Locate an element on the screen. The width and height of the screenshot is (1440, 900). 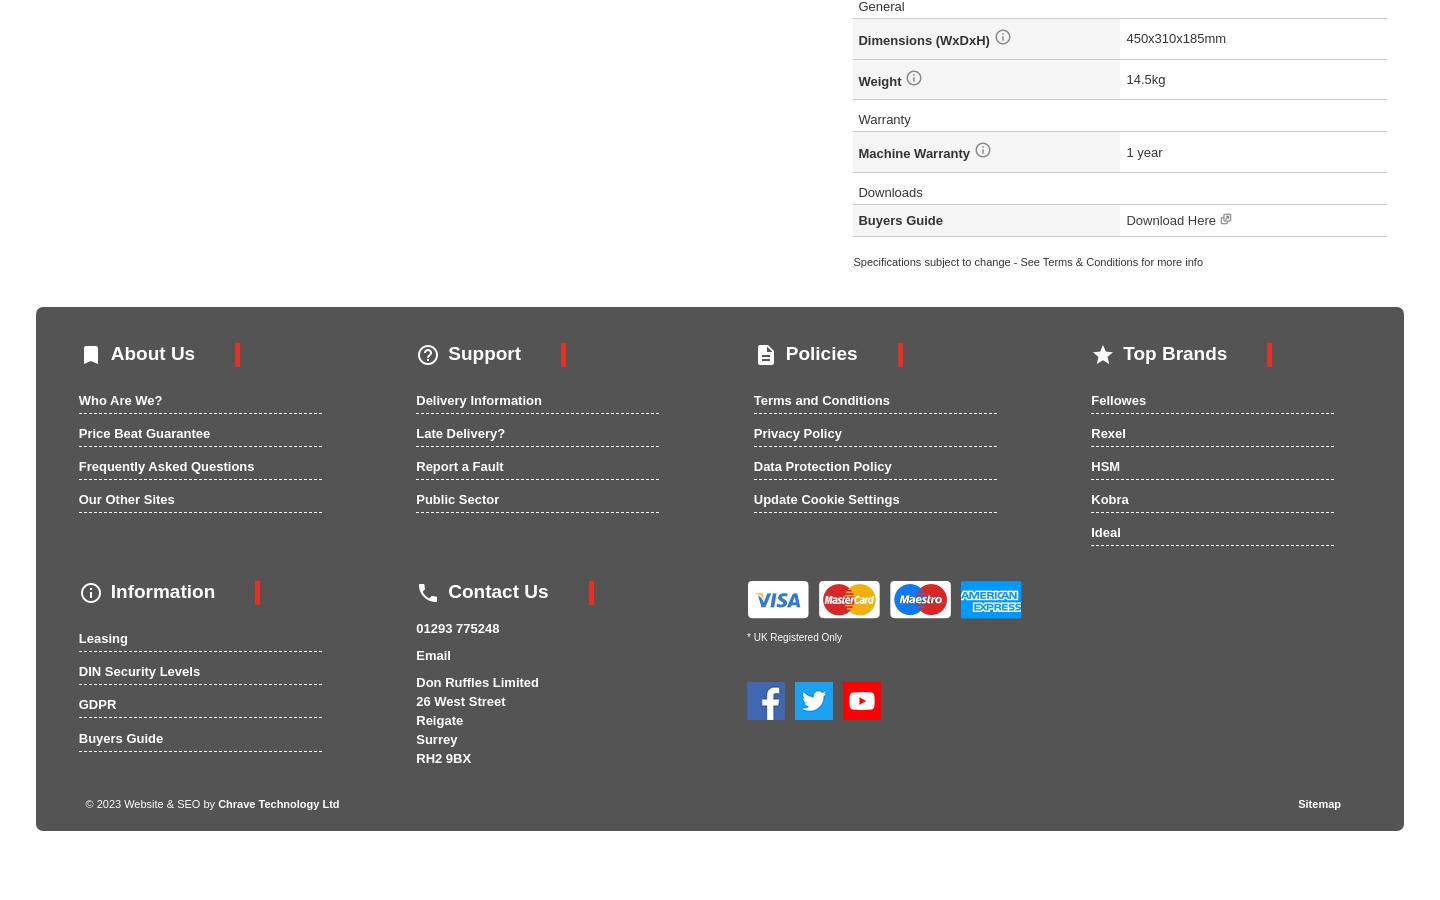
'Support' is located at coordinates (483, 353).